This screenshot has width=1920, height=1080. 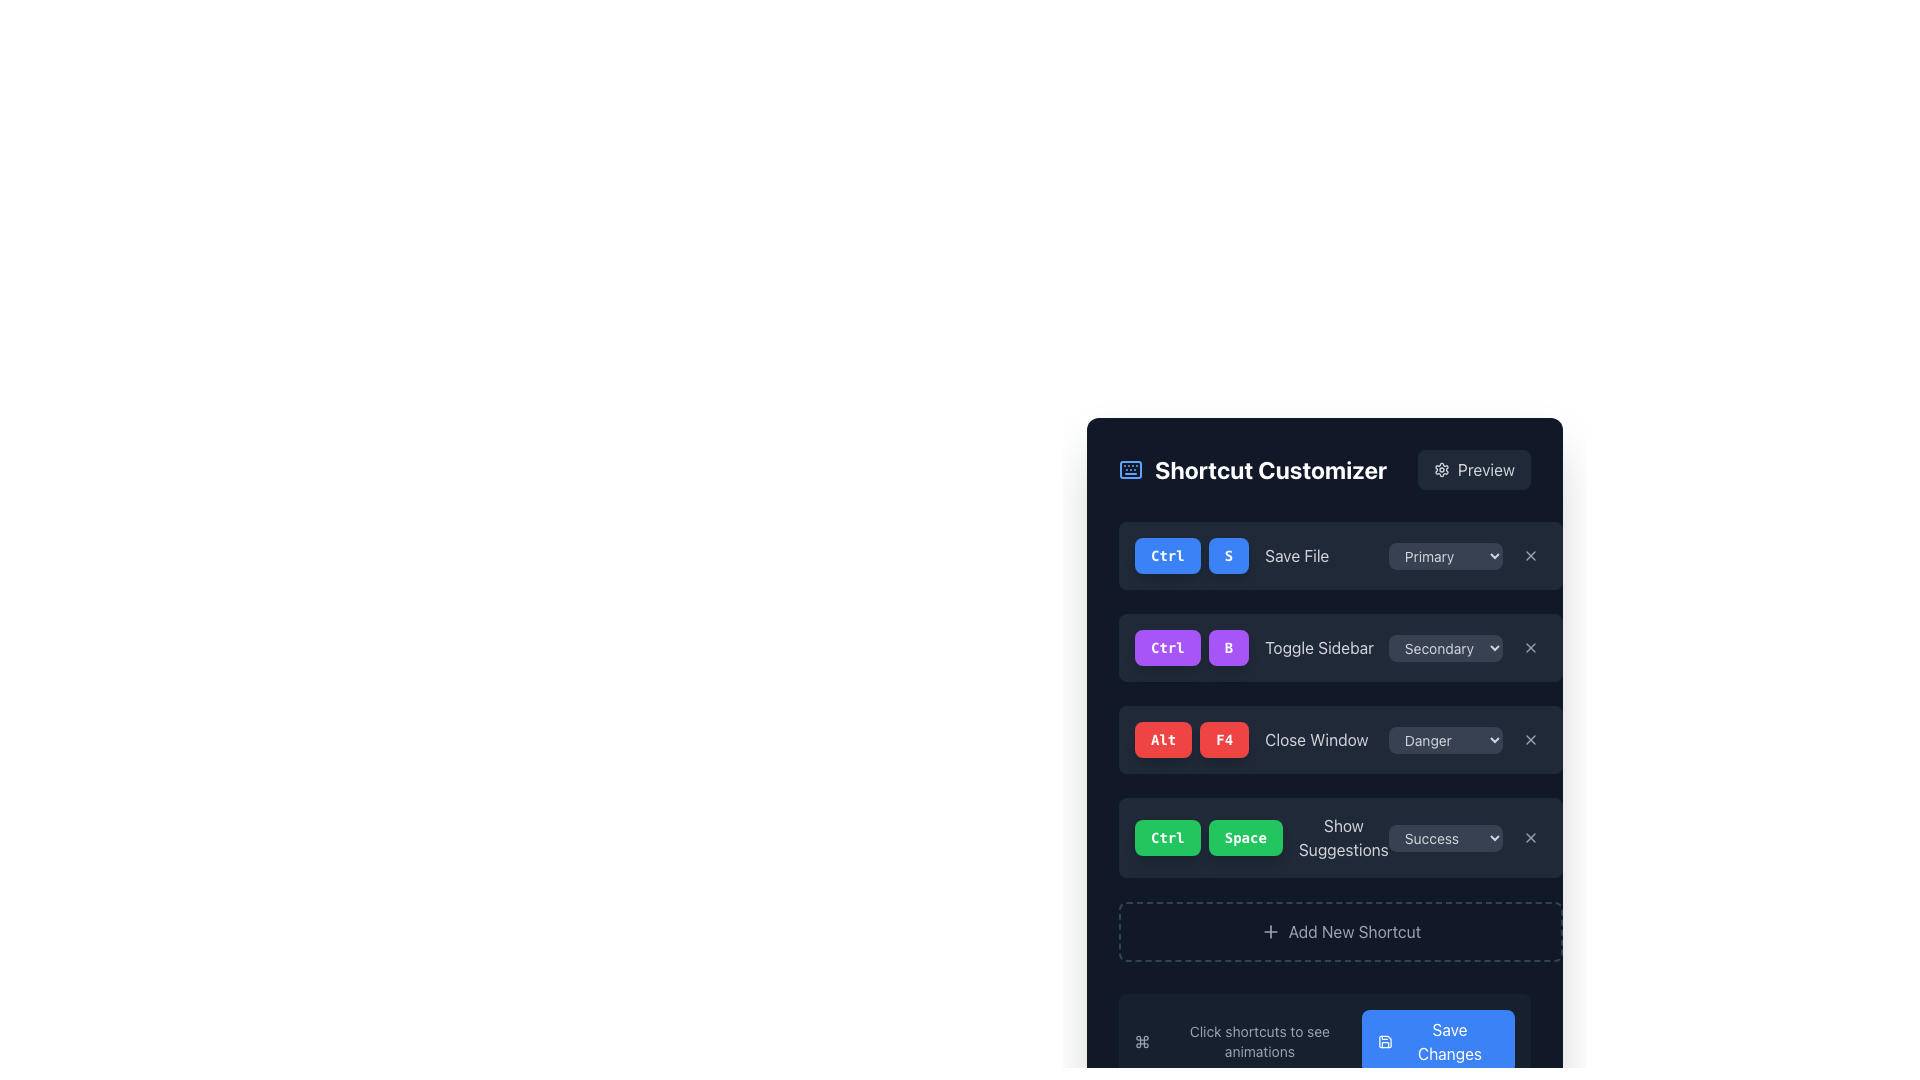 I want to click on the 'B' key button within the shortcut customizer interface to observe the hover effect, so click(x=1227, y=648).